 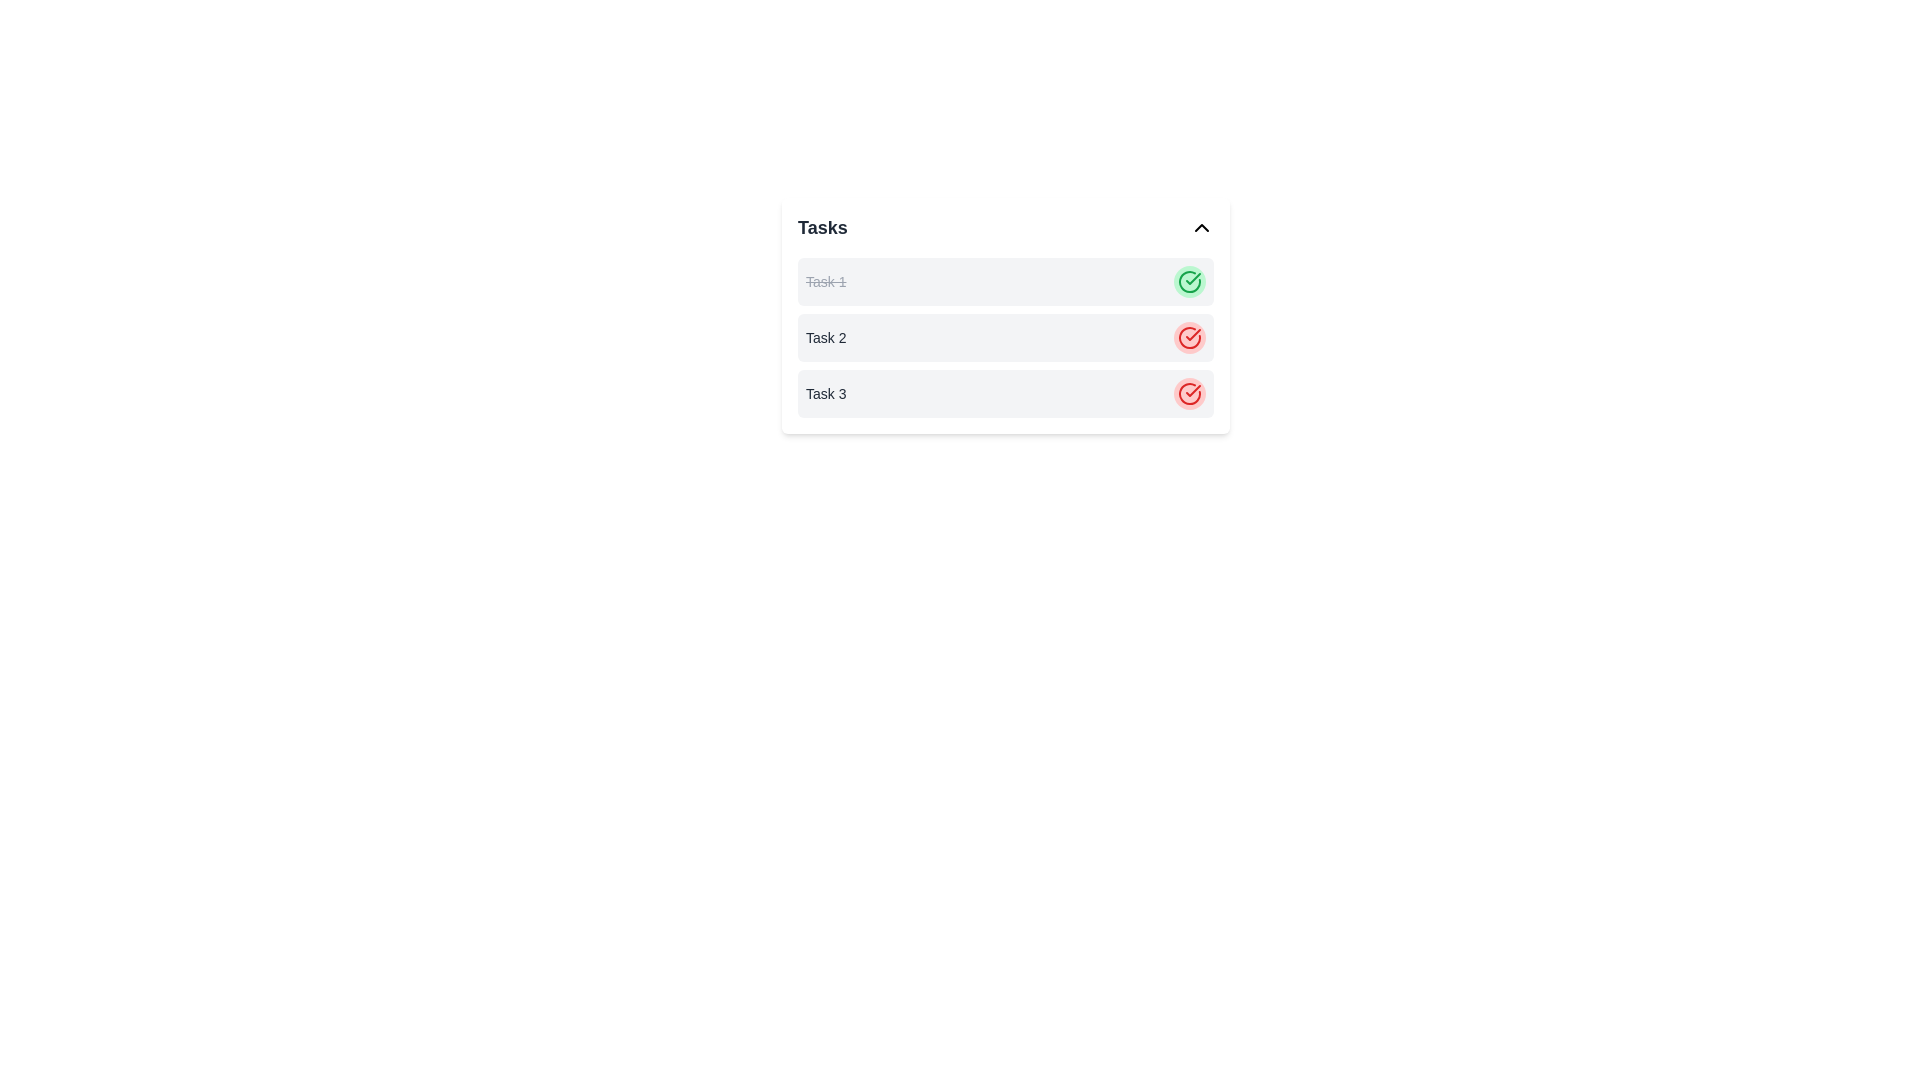 What do you see at coordinates (1190, 281) in the screenshot?
I see `the green circular outline of the checkmark SVG icon, which is part of a larger set of UI indicators` at bounding box center [1190, 281].